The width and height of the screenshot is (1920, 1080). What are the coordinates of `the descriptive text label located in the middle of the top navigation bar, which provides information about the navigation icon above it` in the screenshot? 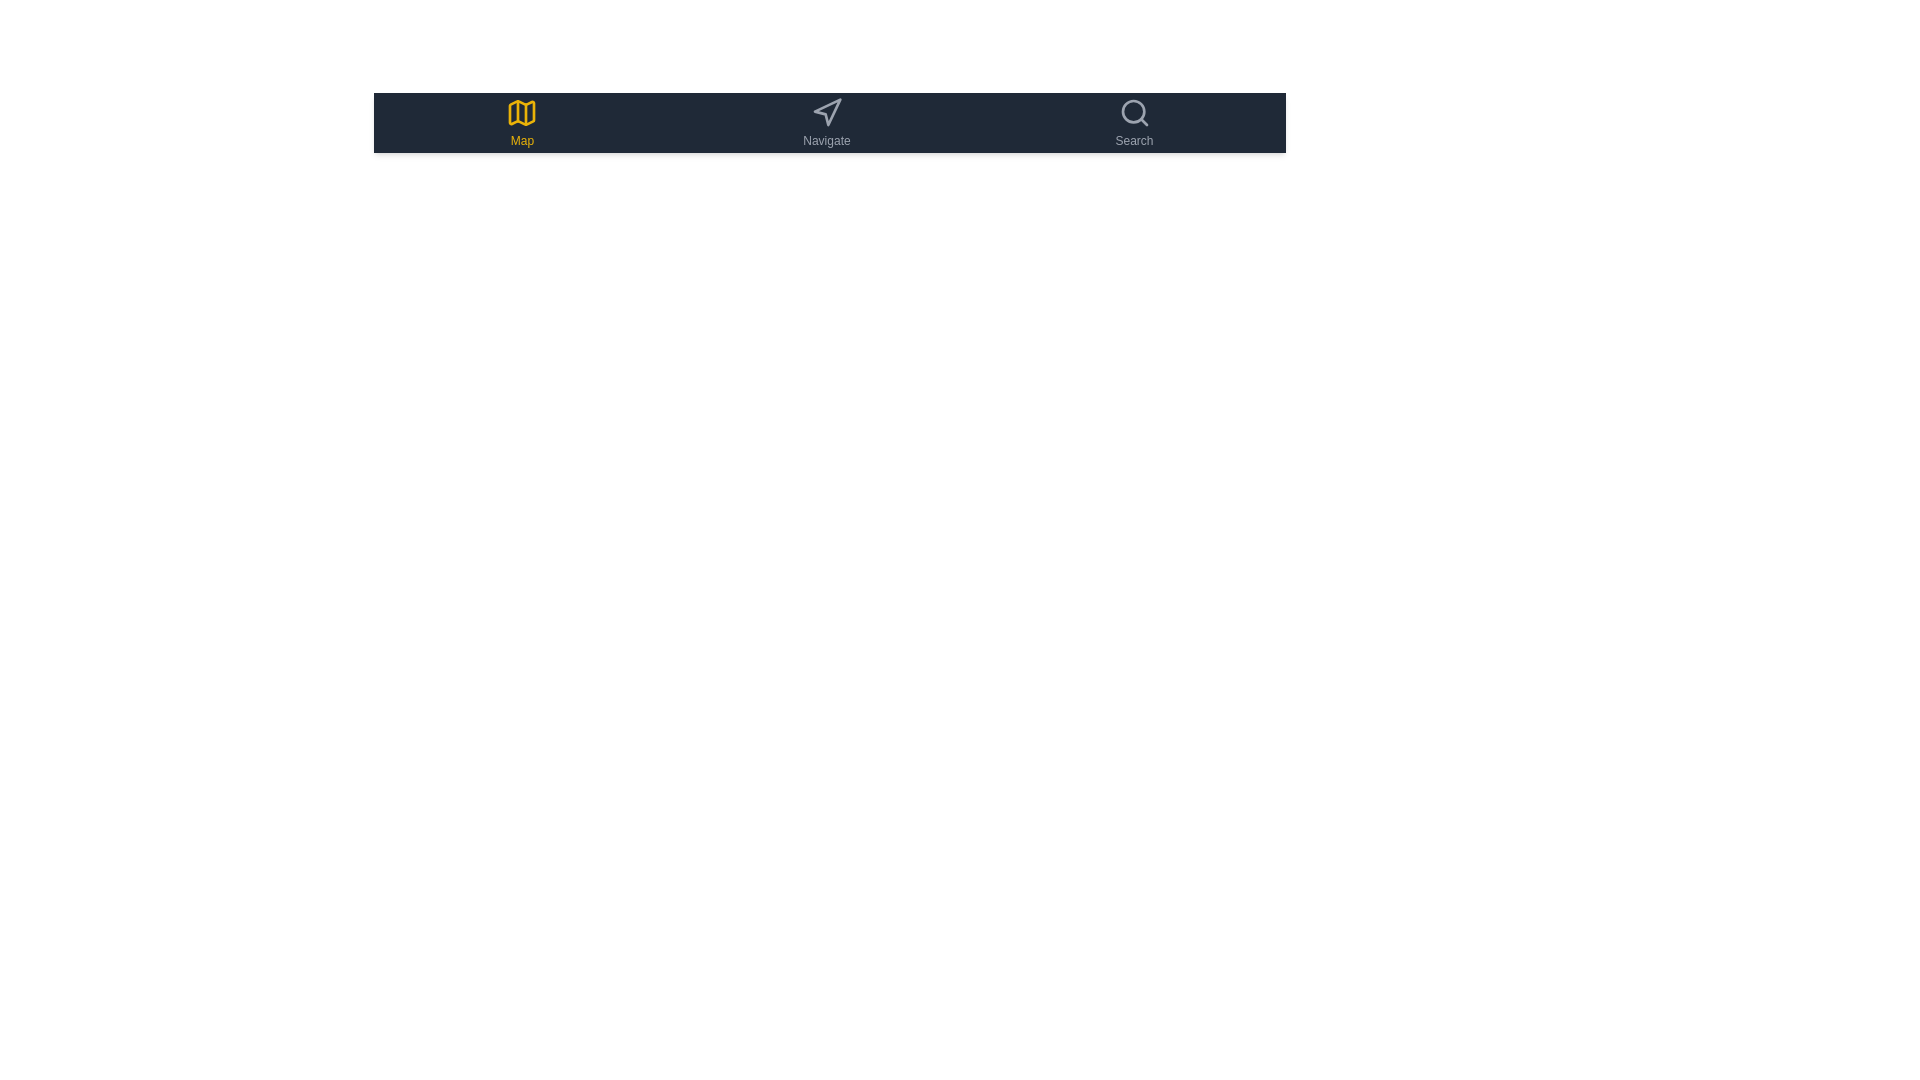 It's located at (826, 140).